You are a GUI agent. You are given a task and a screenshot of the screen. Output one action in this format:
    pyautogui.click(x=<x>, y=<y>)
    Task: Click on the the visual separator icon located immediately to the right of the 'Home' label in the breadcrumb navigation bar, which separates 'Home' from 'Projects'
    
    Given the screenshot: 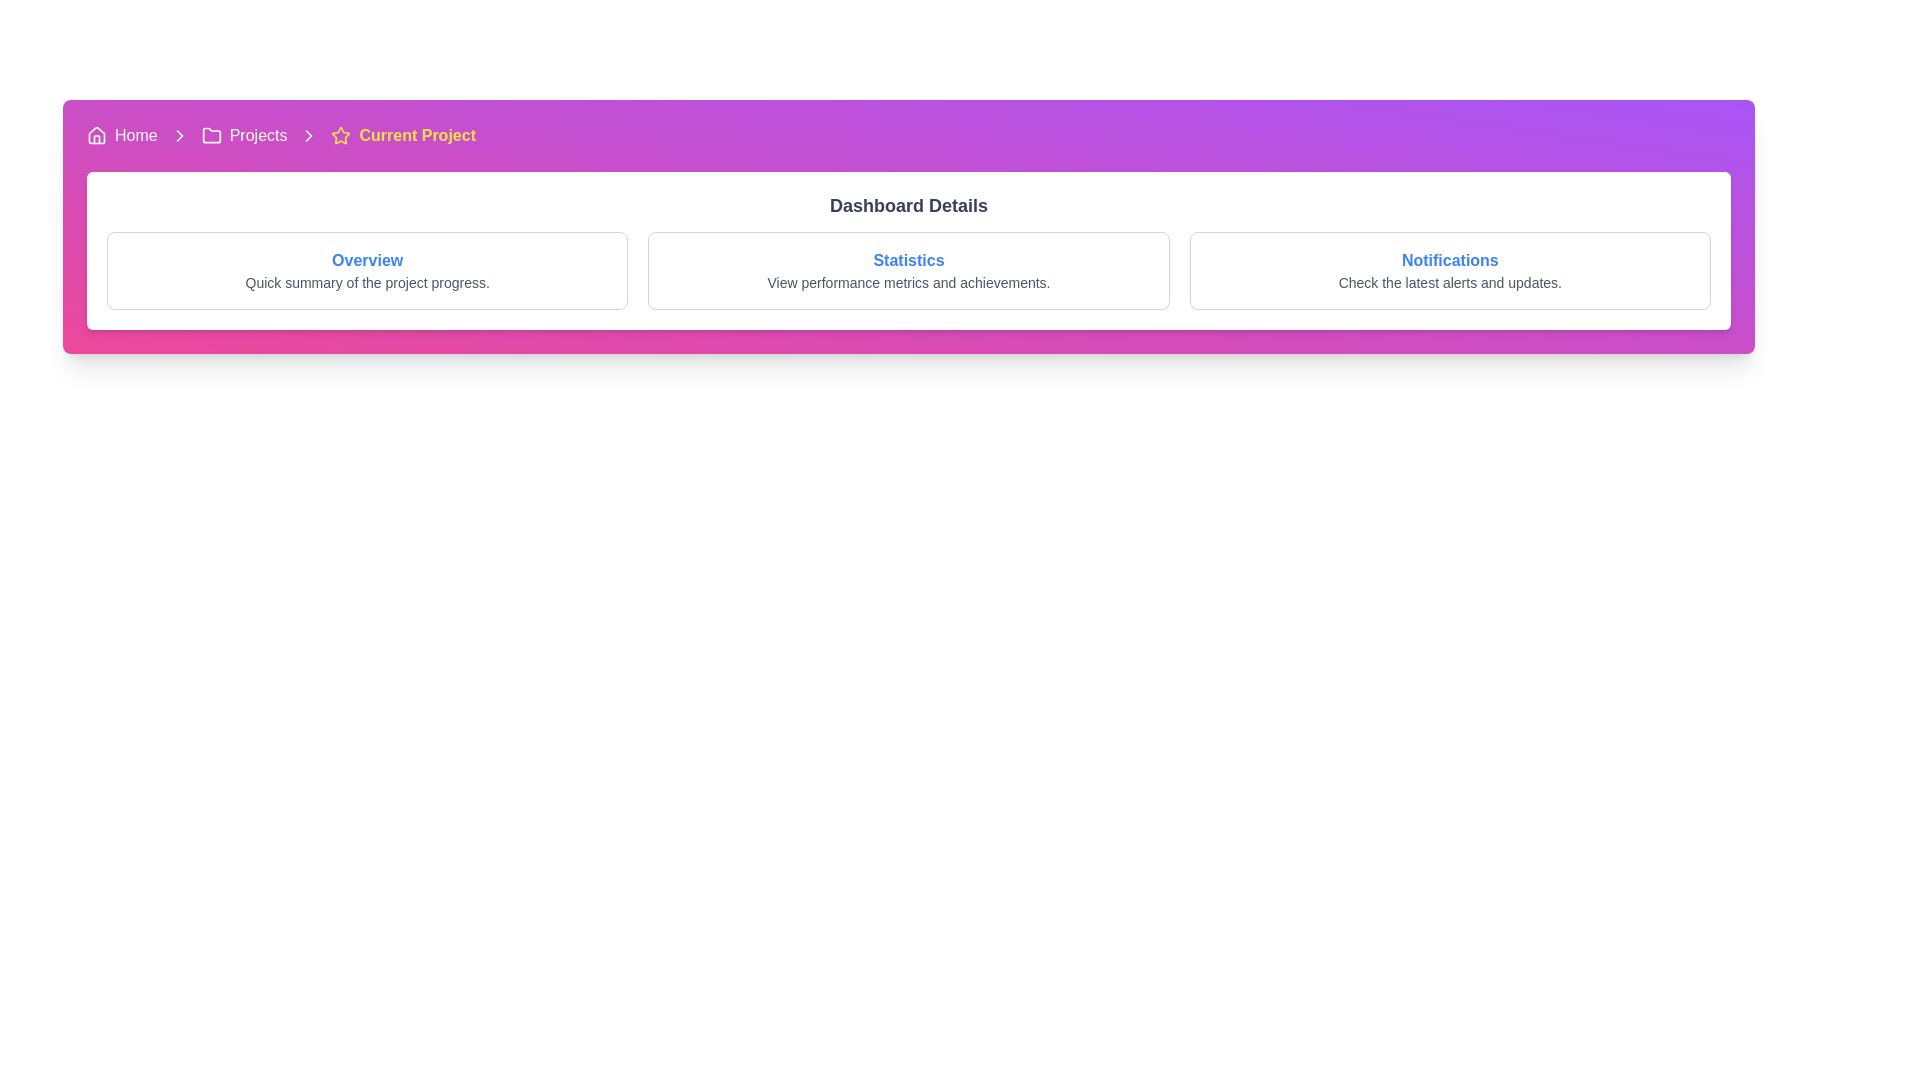 What is the action you would take?
    pyautogui.click(x=179, y=135)
    